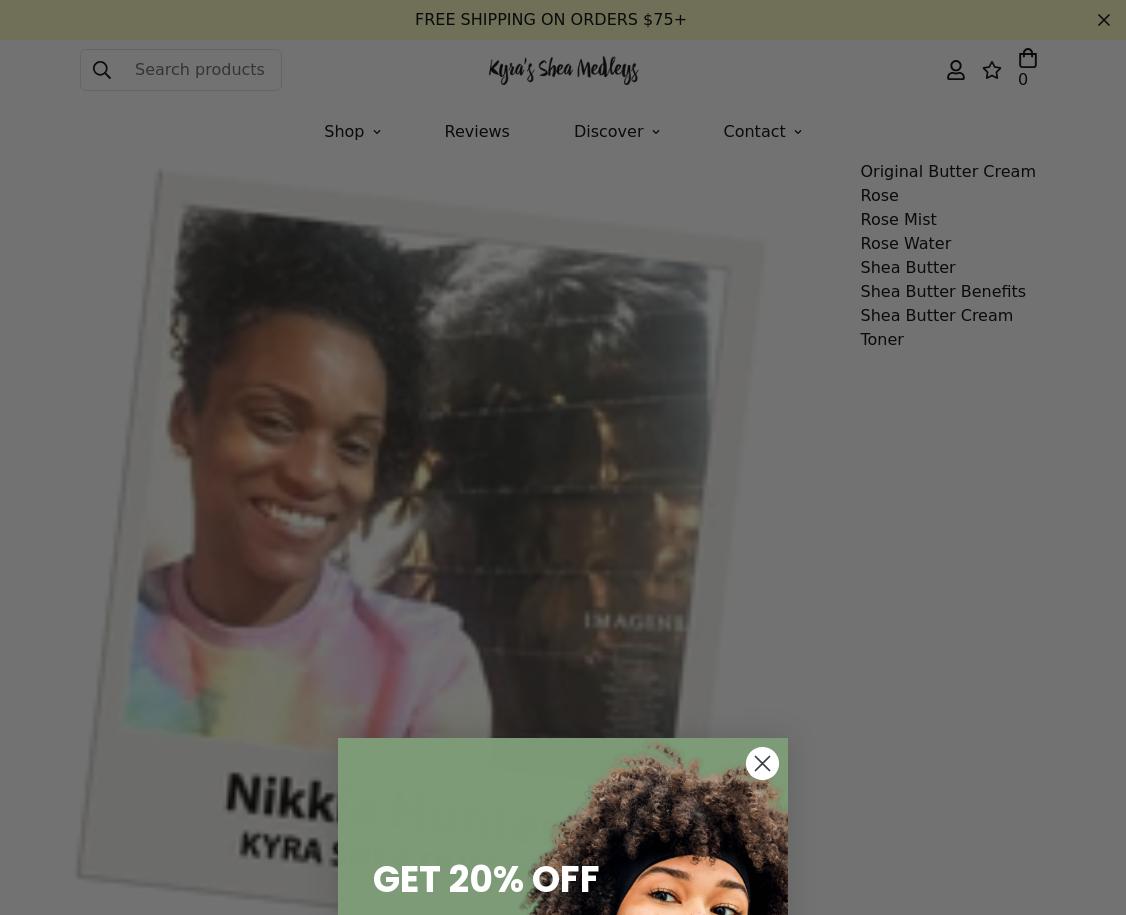  Describe the element at coordinates (905, 243) in the screenshot. I see `'Rose Water'` at that location.